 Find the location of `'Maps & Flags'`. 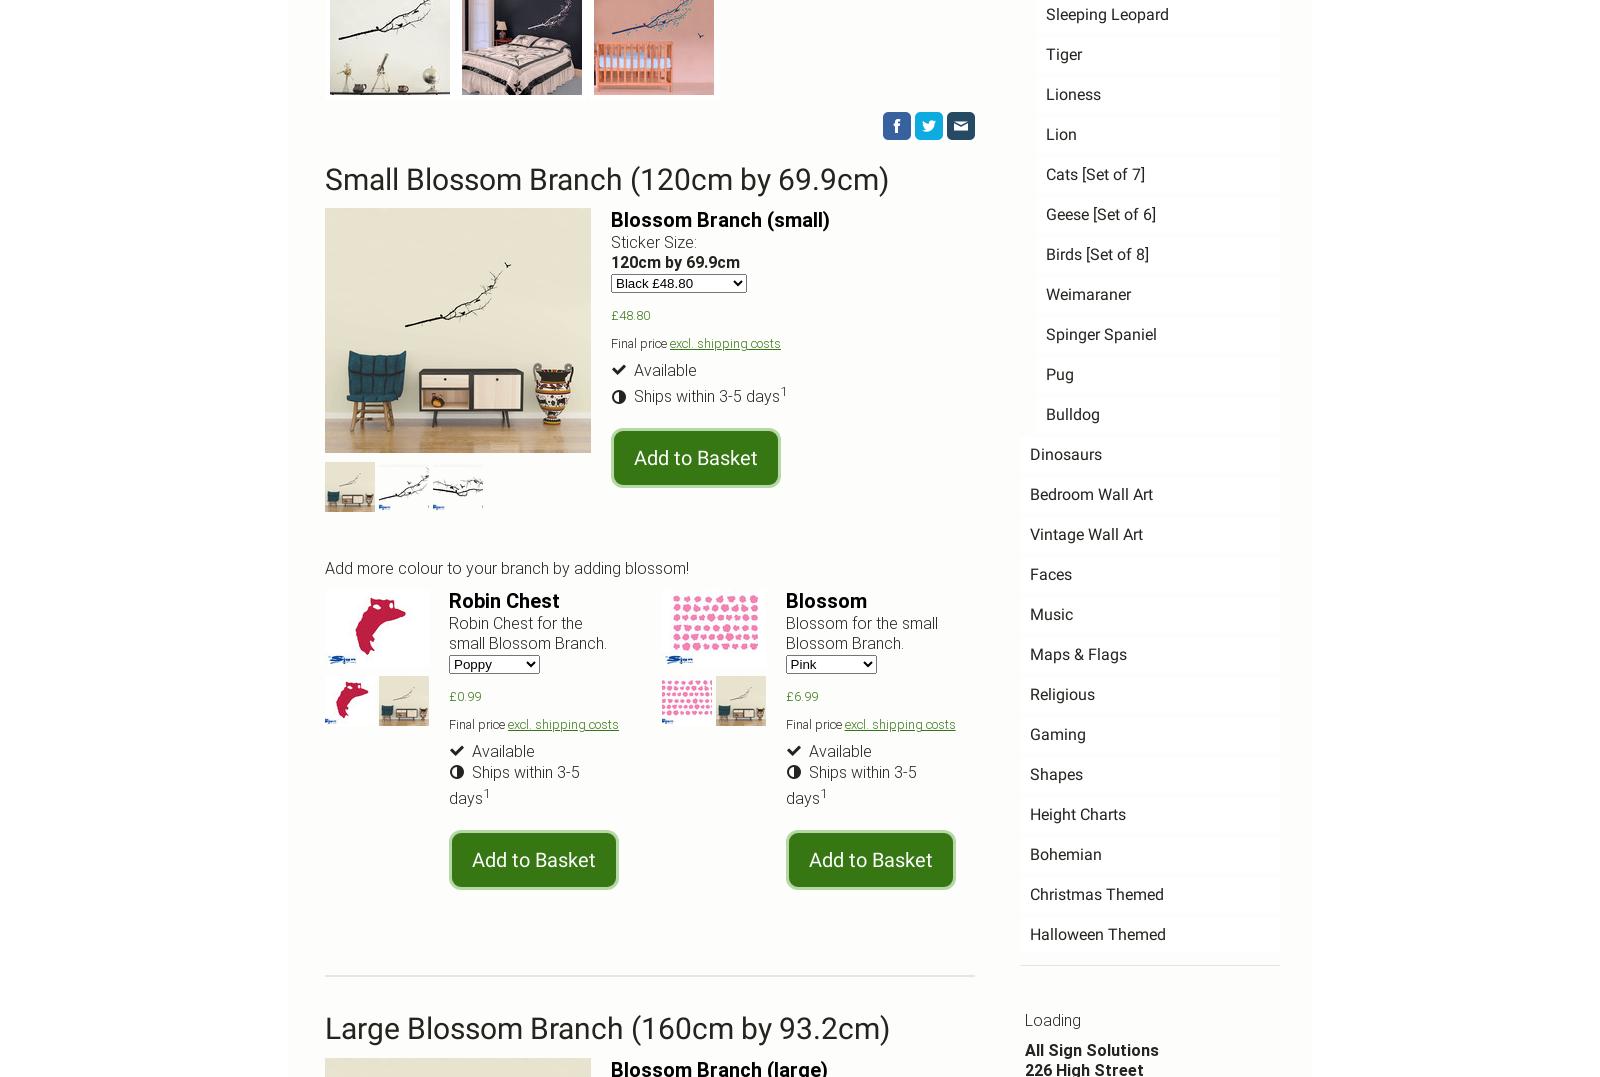

'Maps & Flags' is located at coordinates (1078, 653).